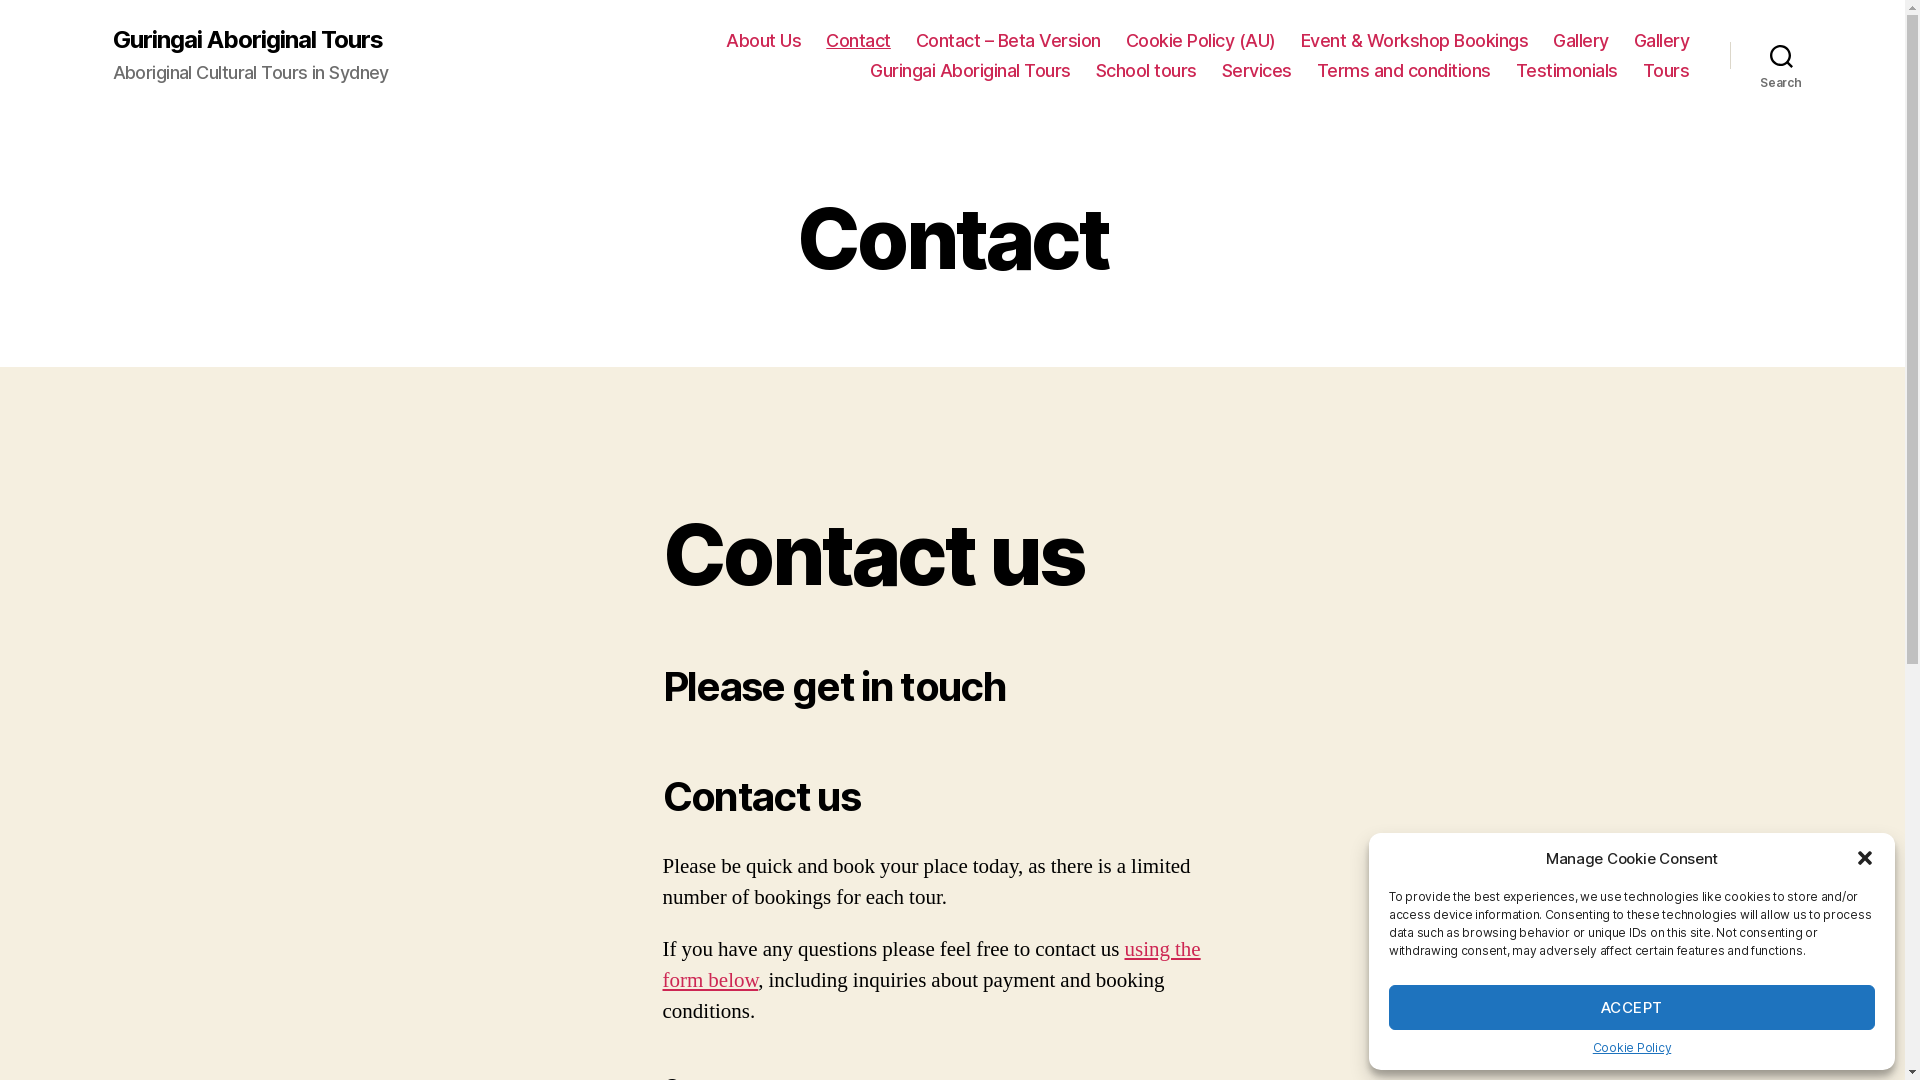 The width and height of the screenshot is (1920, 1080). Describe the element at coordinates (1781, 55) in the screenshot. I see `'Search'` at that location.